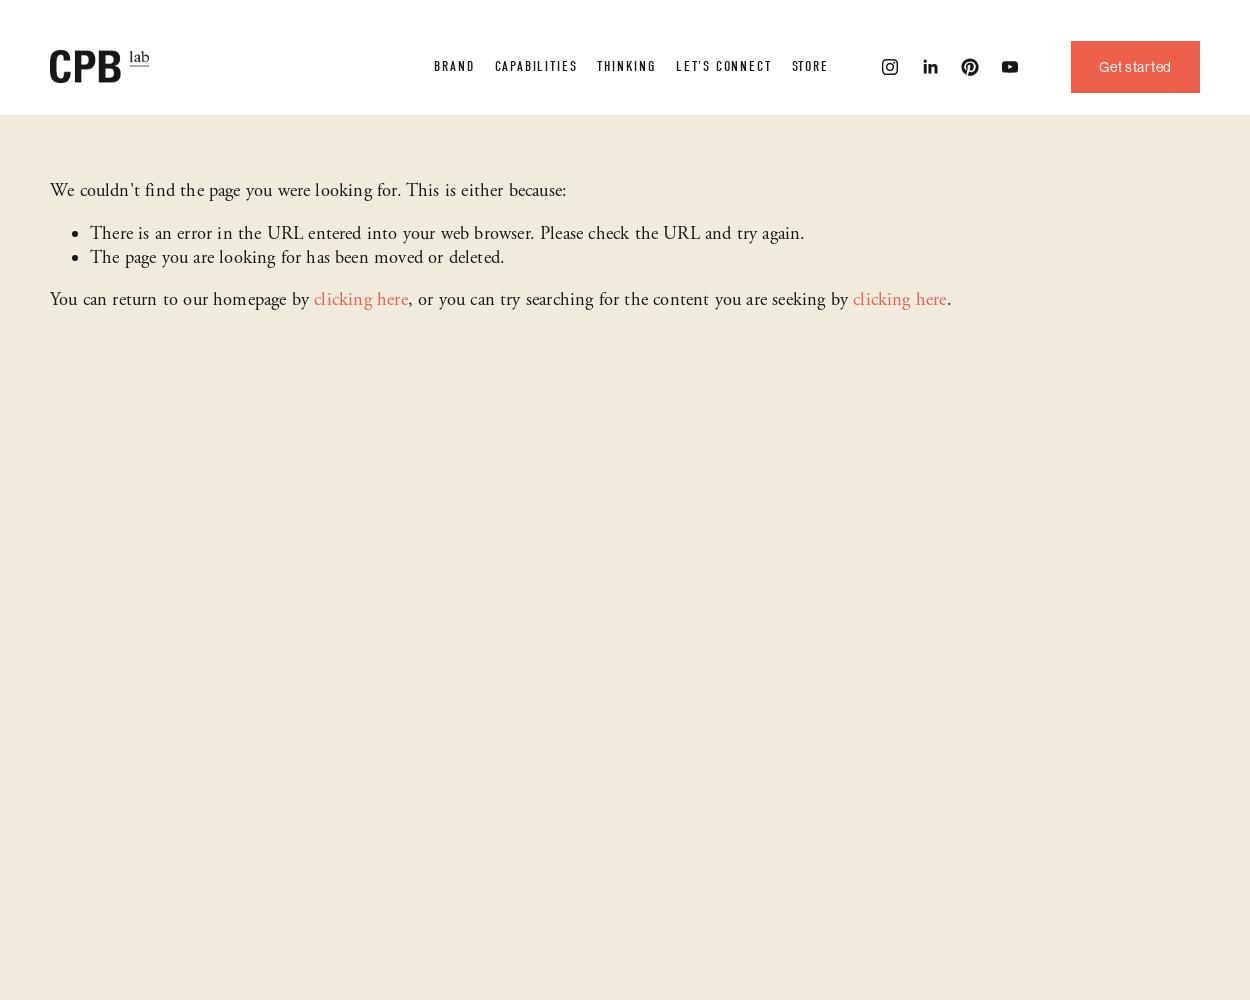  I want to click on 'Store', so click(809, 65).